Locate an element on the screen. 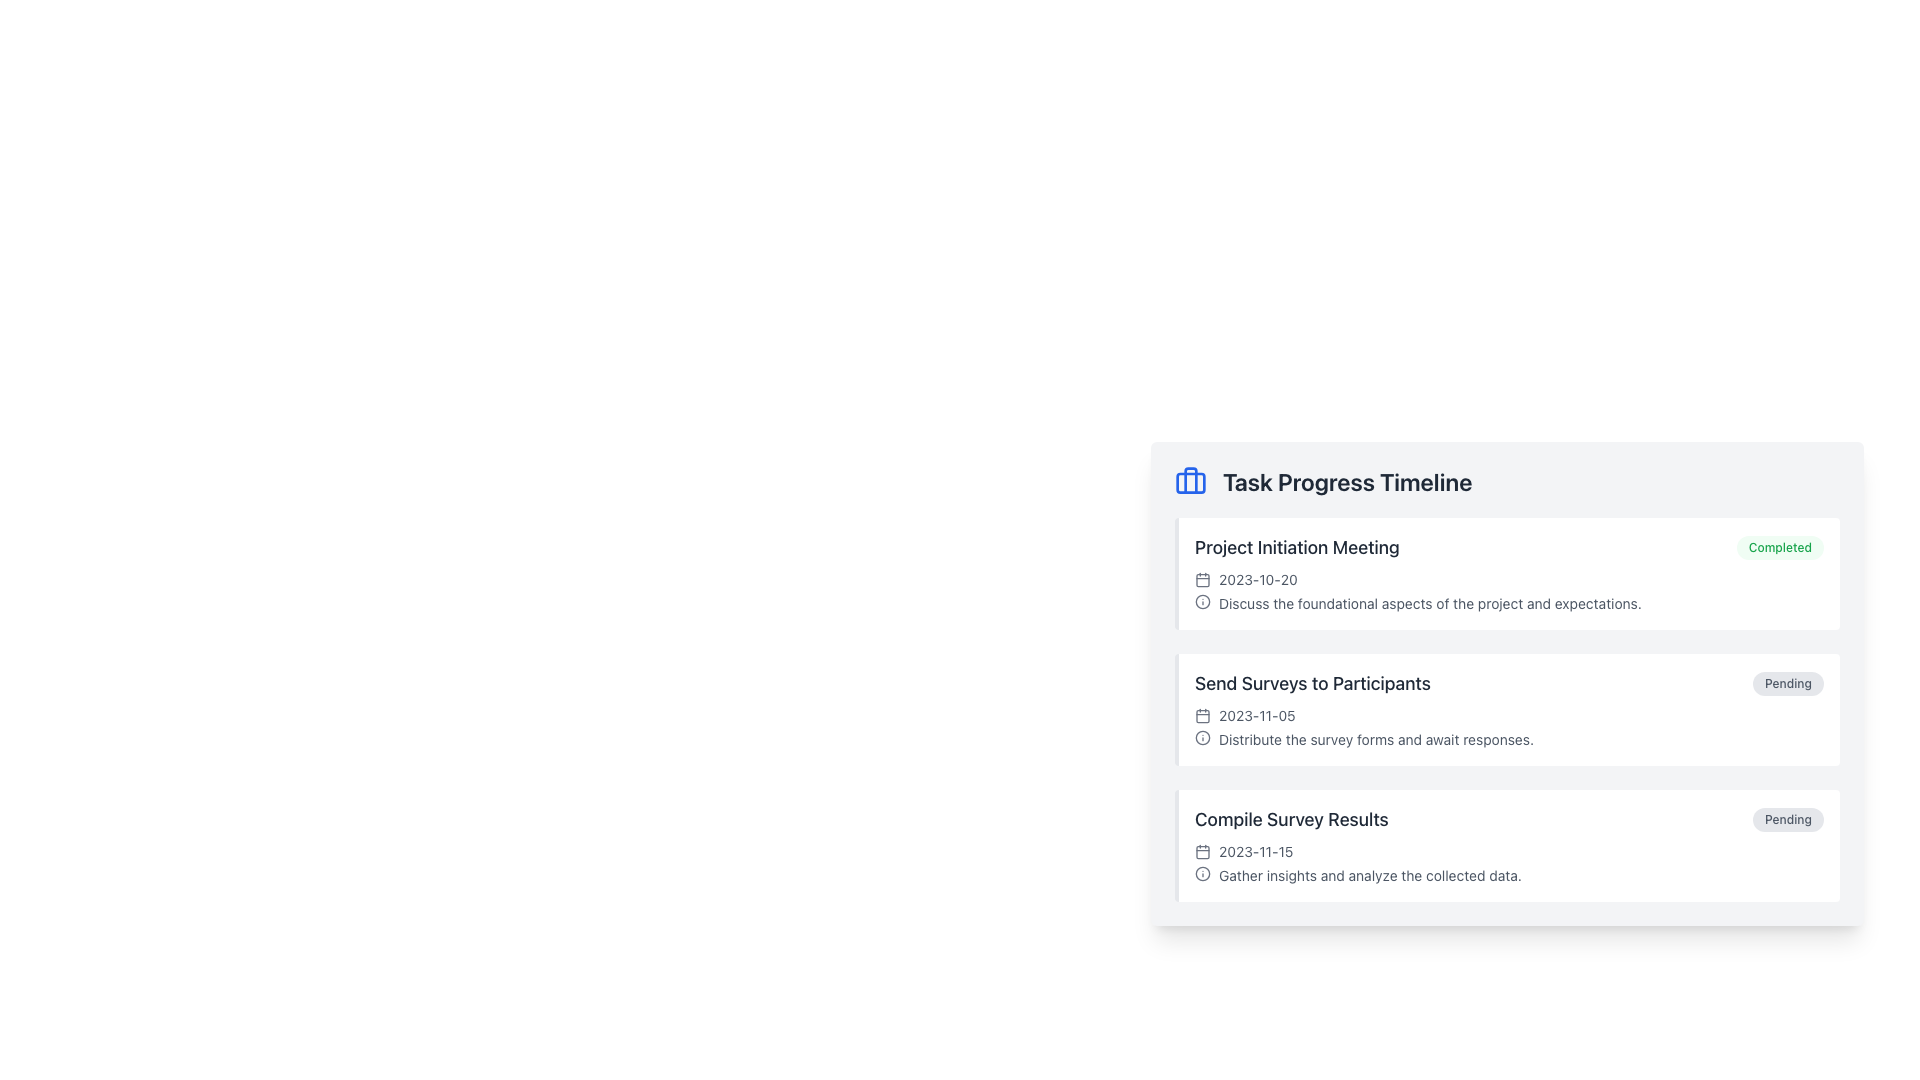 Image resolution: width=1920 pixels, height=1080 pixels. the static text that reads 'Gather insights and analyze the collected data.' located in the task progress timeline interface is located at coordinates (1369, 874).